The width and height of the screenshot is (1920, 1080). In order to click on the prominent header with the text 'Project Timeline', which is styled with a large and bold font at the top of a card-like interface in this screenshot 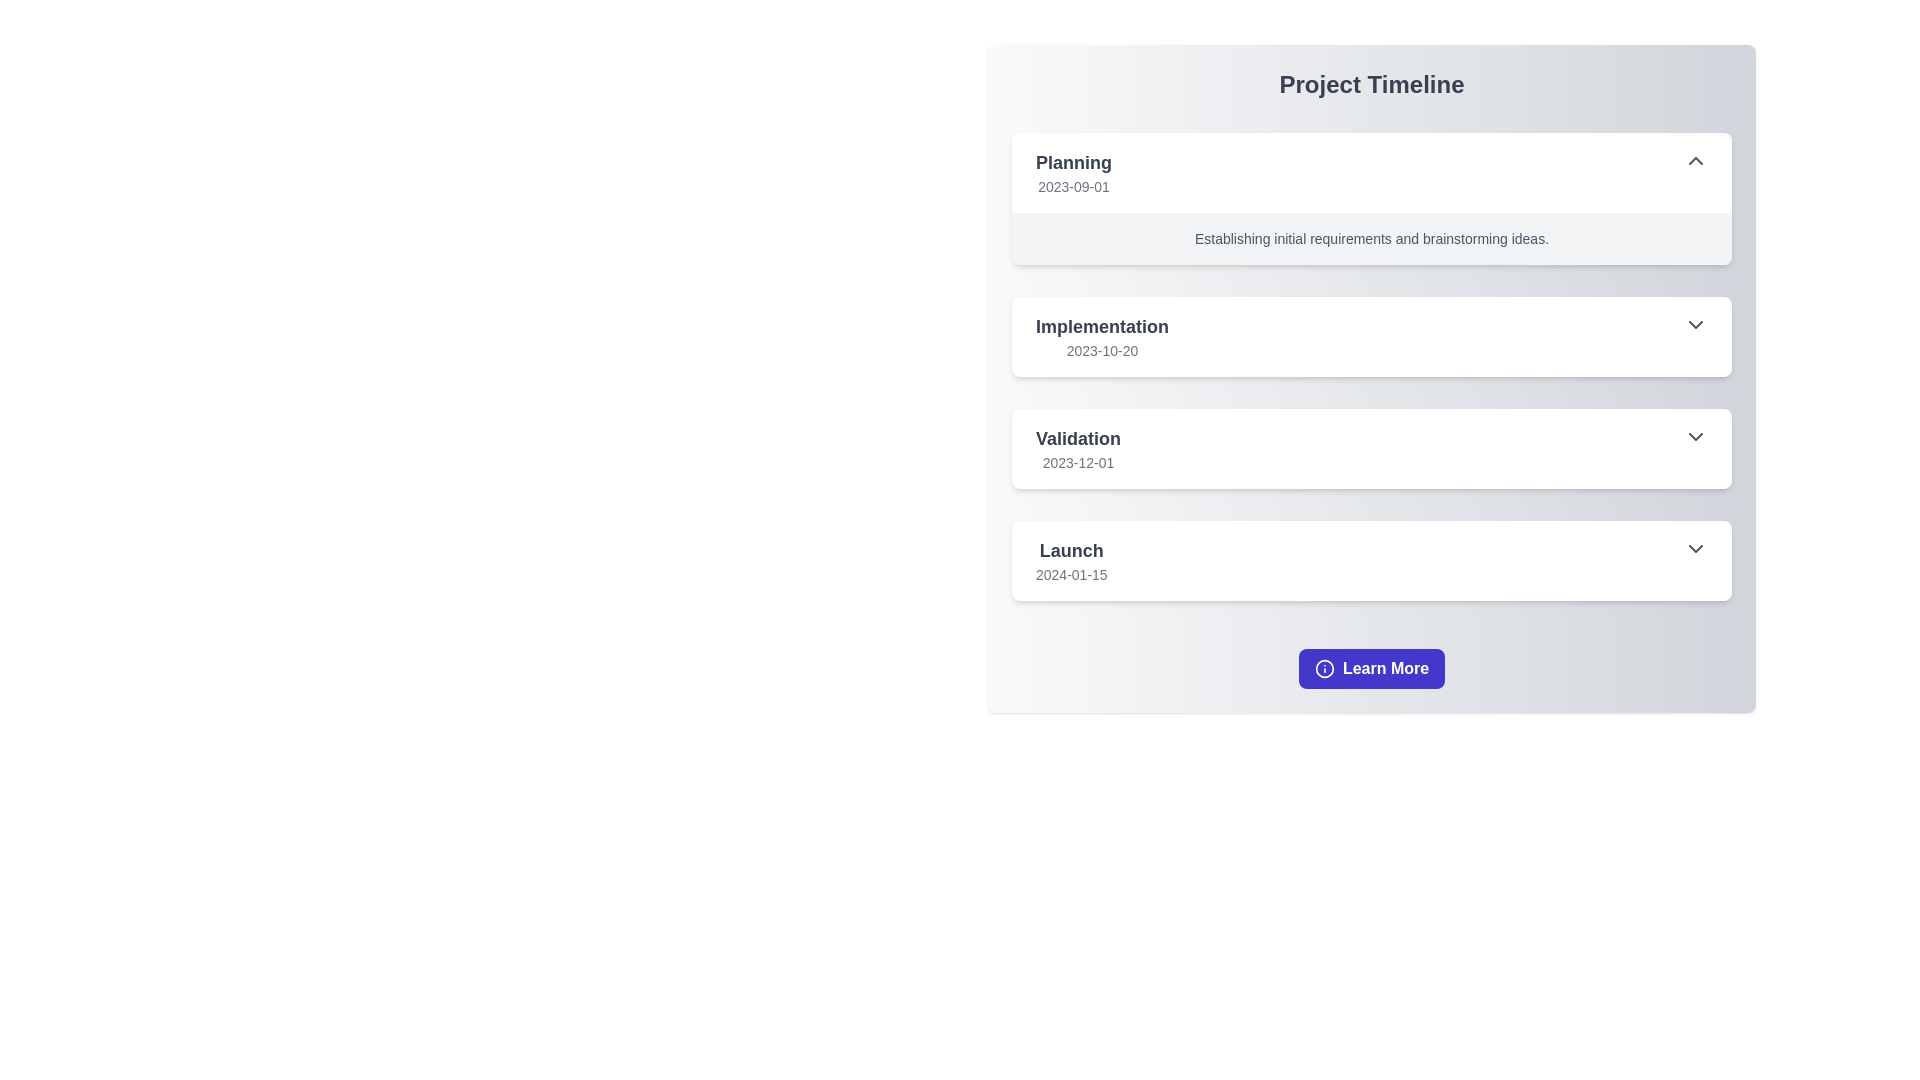, I will do `click(1371, 83)`.